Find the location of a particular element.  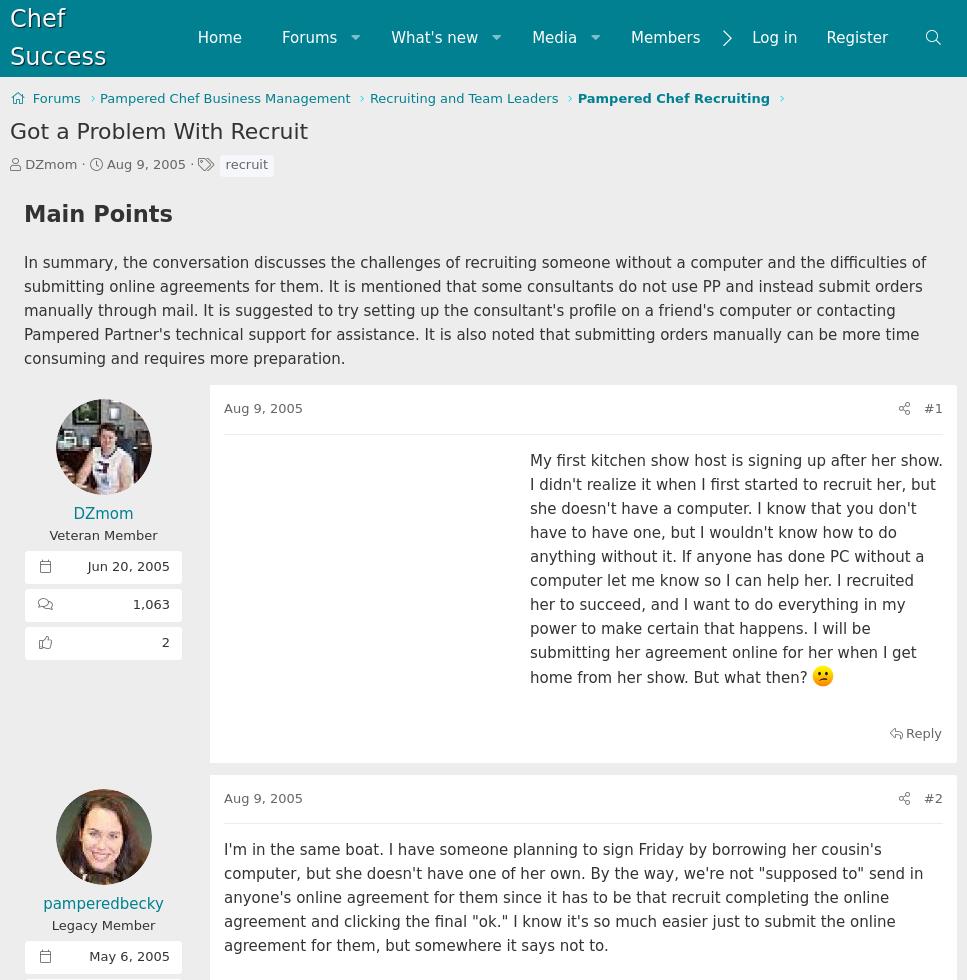

'Home' is located at coordinates (218, 38).